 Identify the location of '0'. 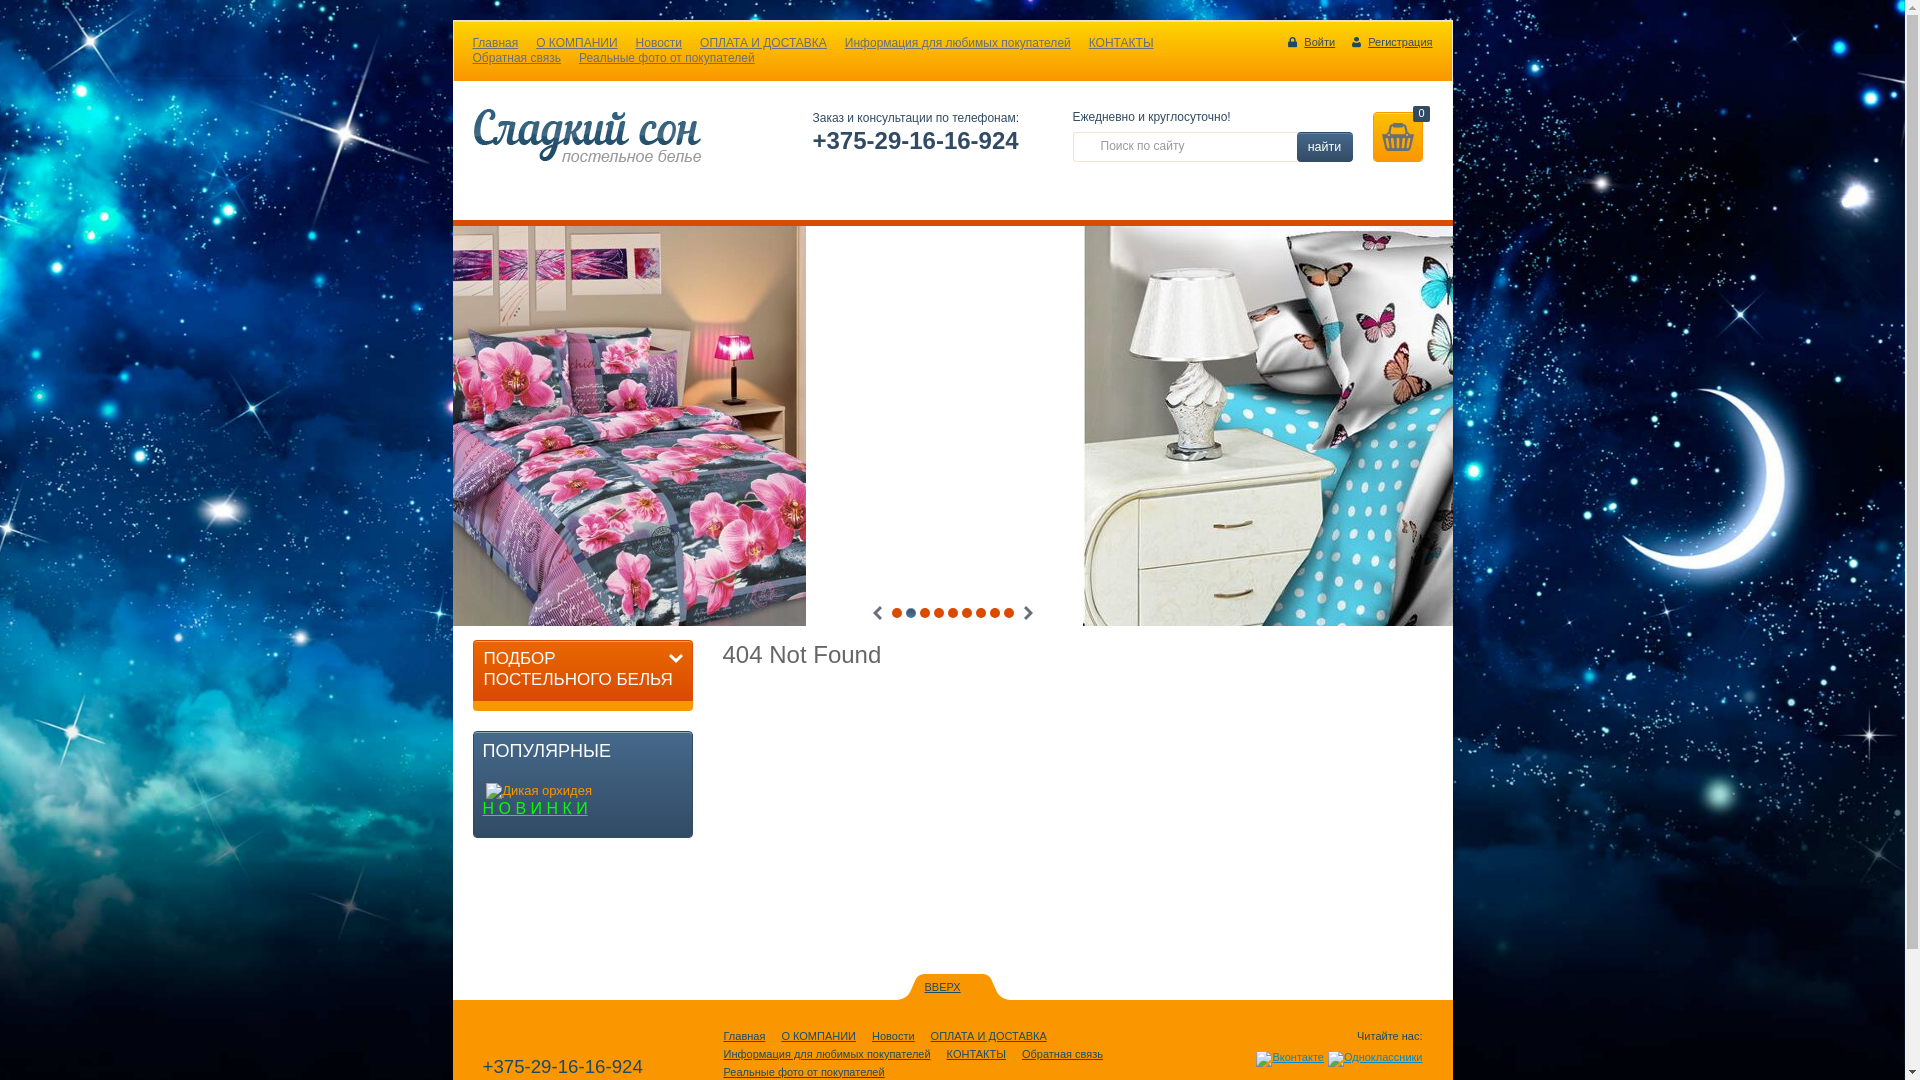
(1395, 136).